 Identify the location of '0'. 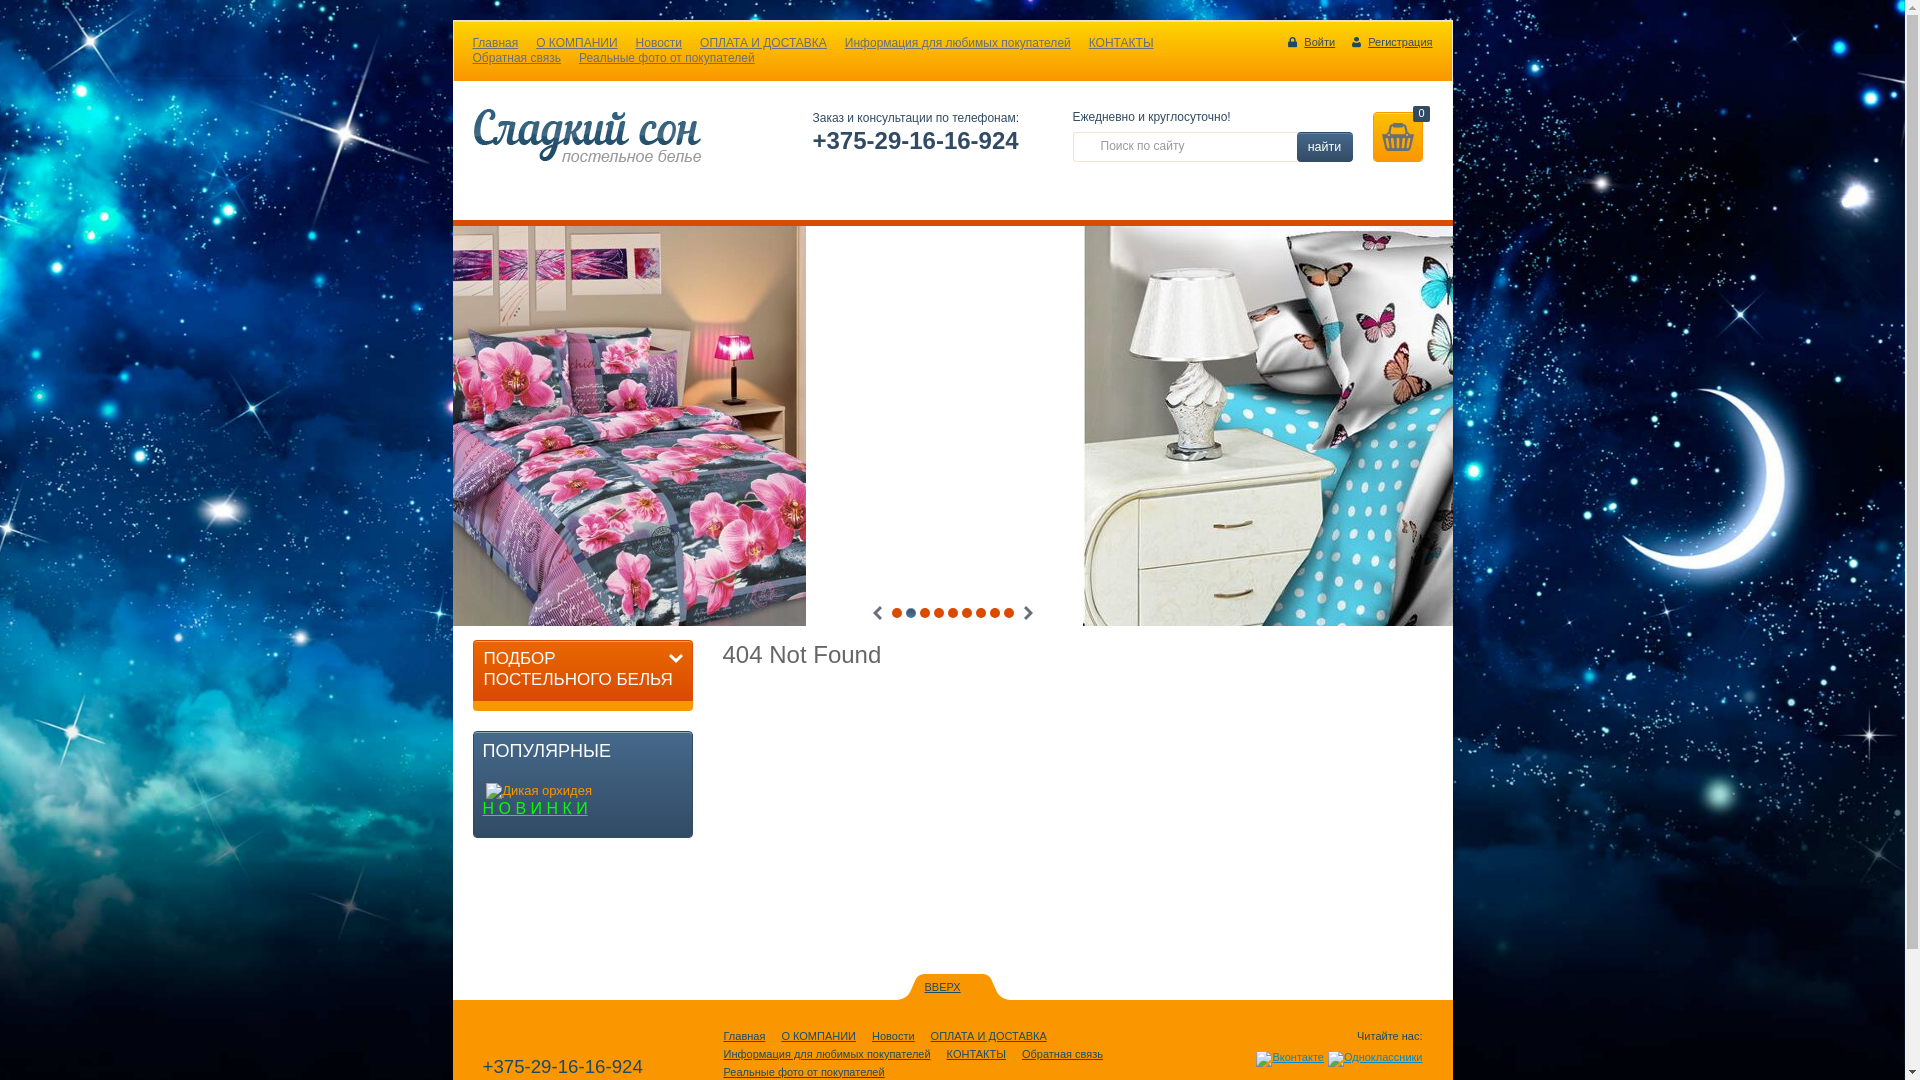
(1395, 136).